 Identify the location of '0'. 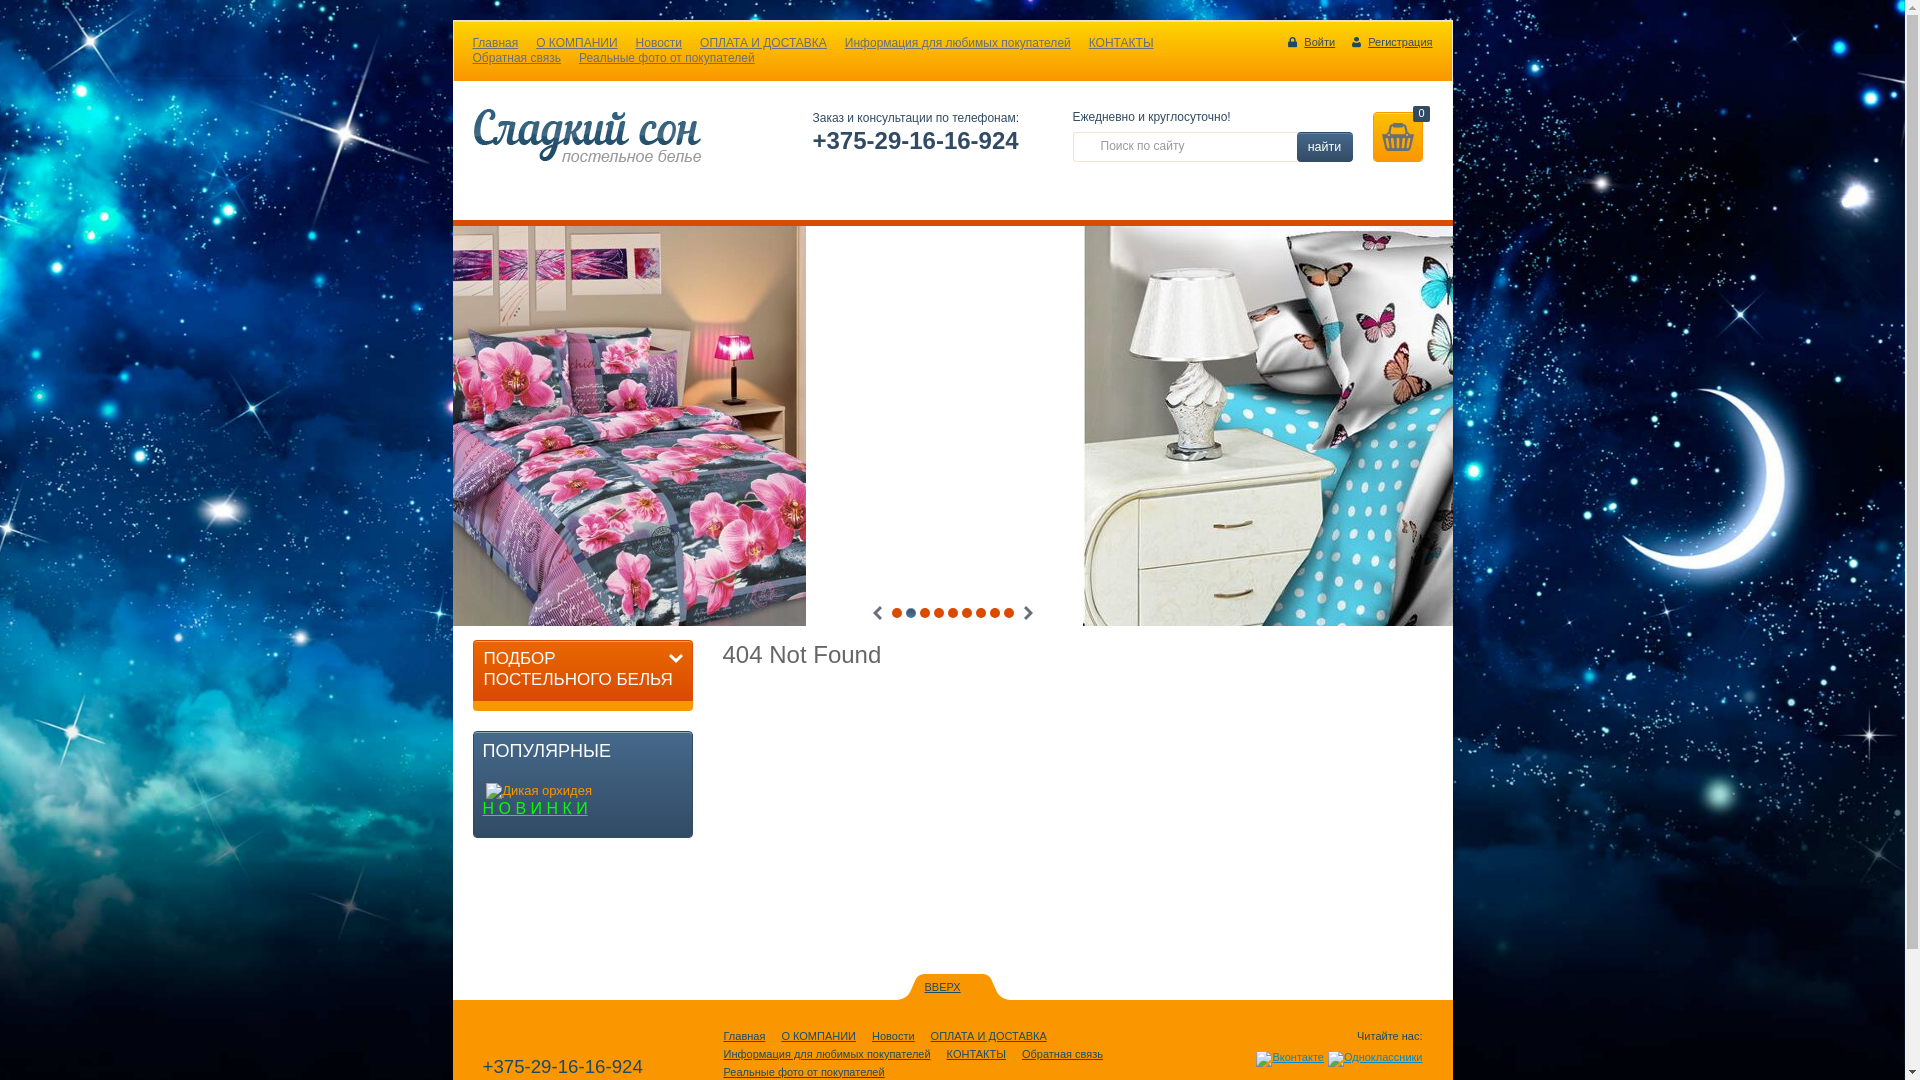
(1395, 136).